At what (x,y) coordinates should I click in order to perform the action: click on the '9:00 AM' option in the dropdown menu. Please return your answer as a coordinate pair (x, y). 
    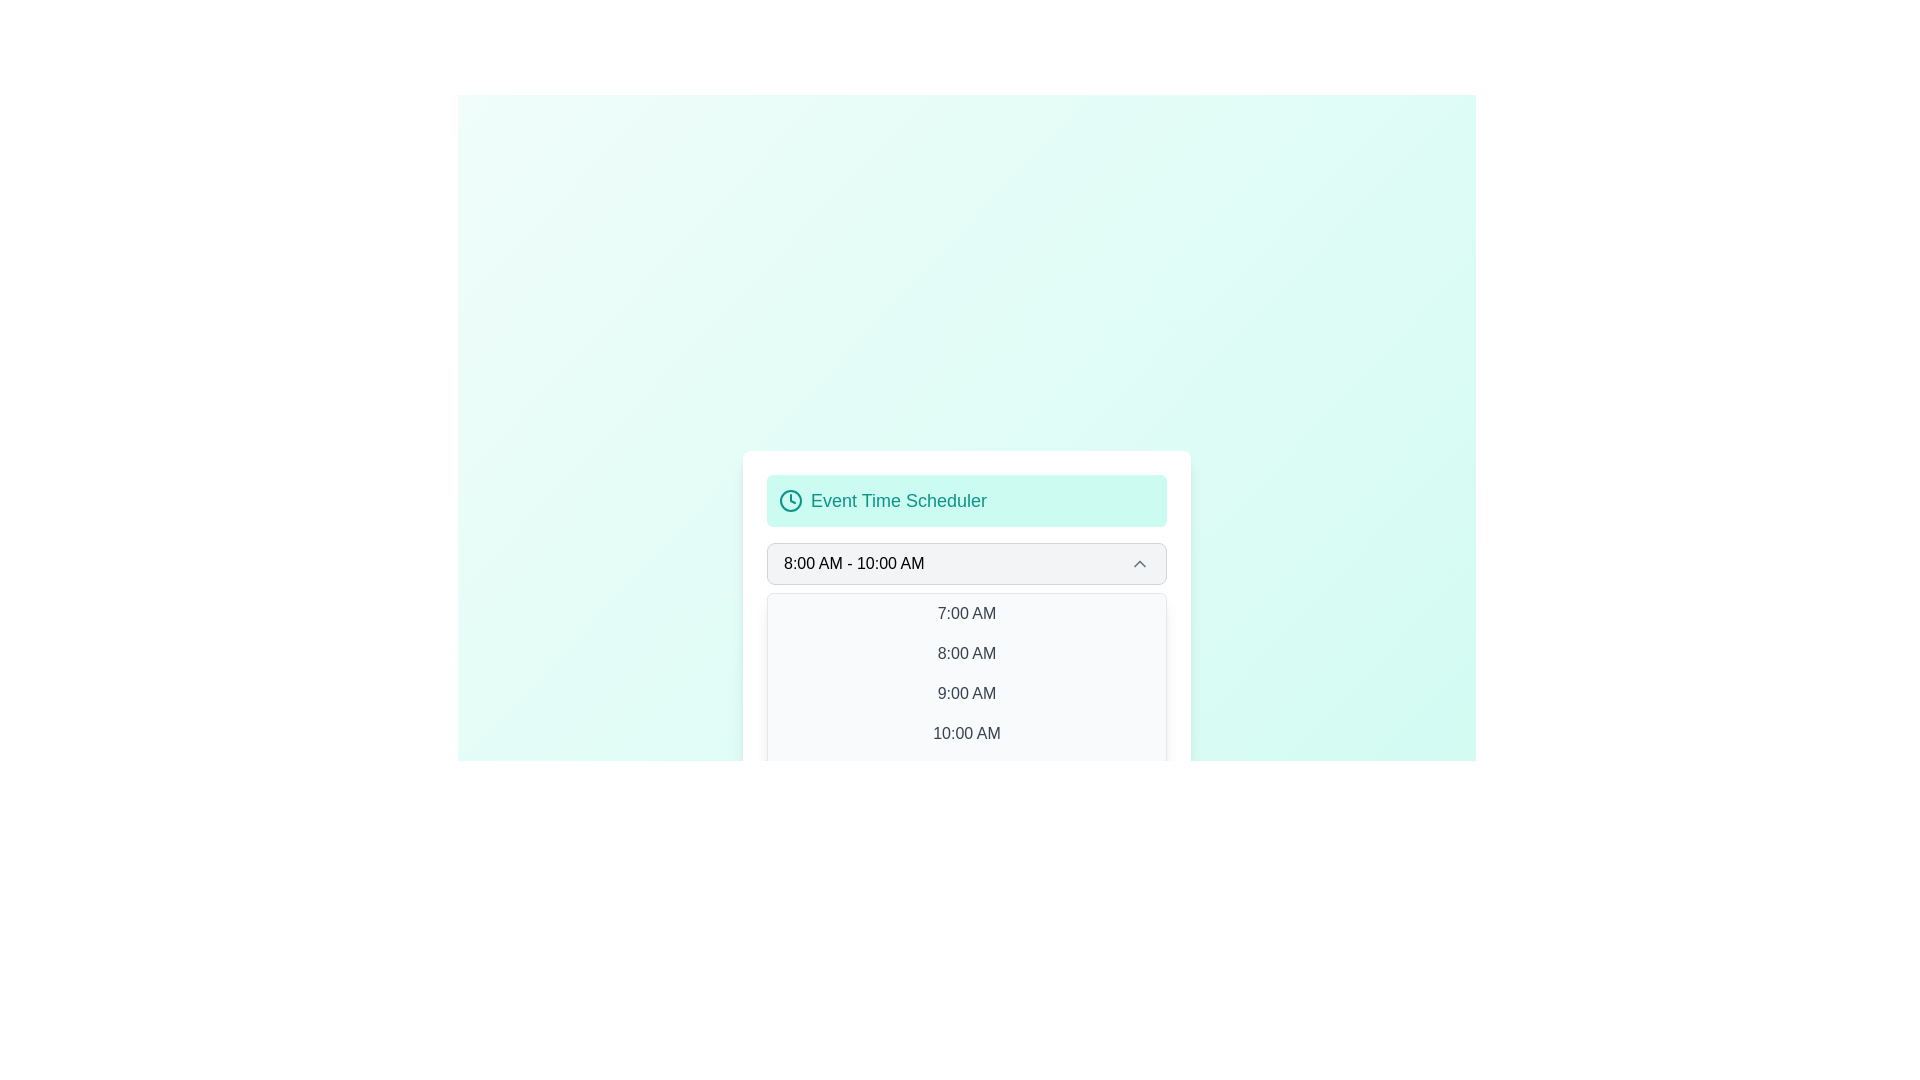
    Looking at the image, I should click on (966, 693).